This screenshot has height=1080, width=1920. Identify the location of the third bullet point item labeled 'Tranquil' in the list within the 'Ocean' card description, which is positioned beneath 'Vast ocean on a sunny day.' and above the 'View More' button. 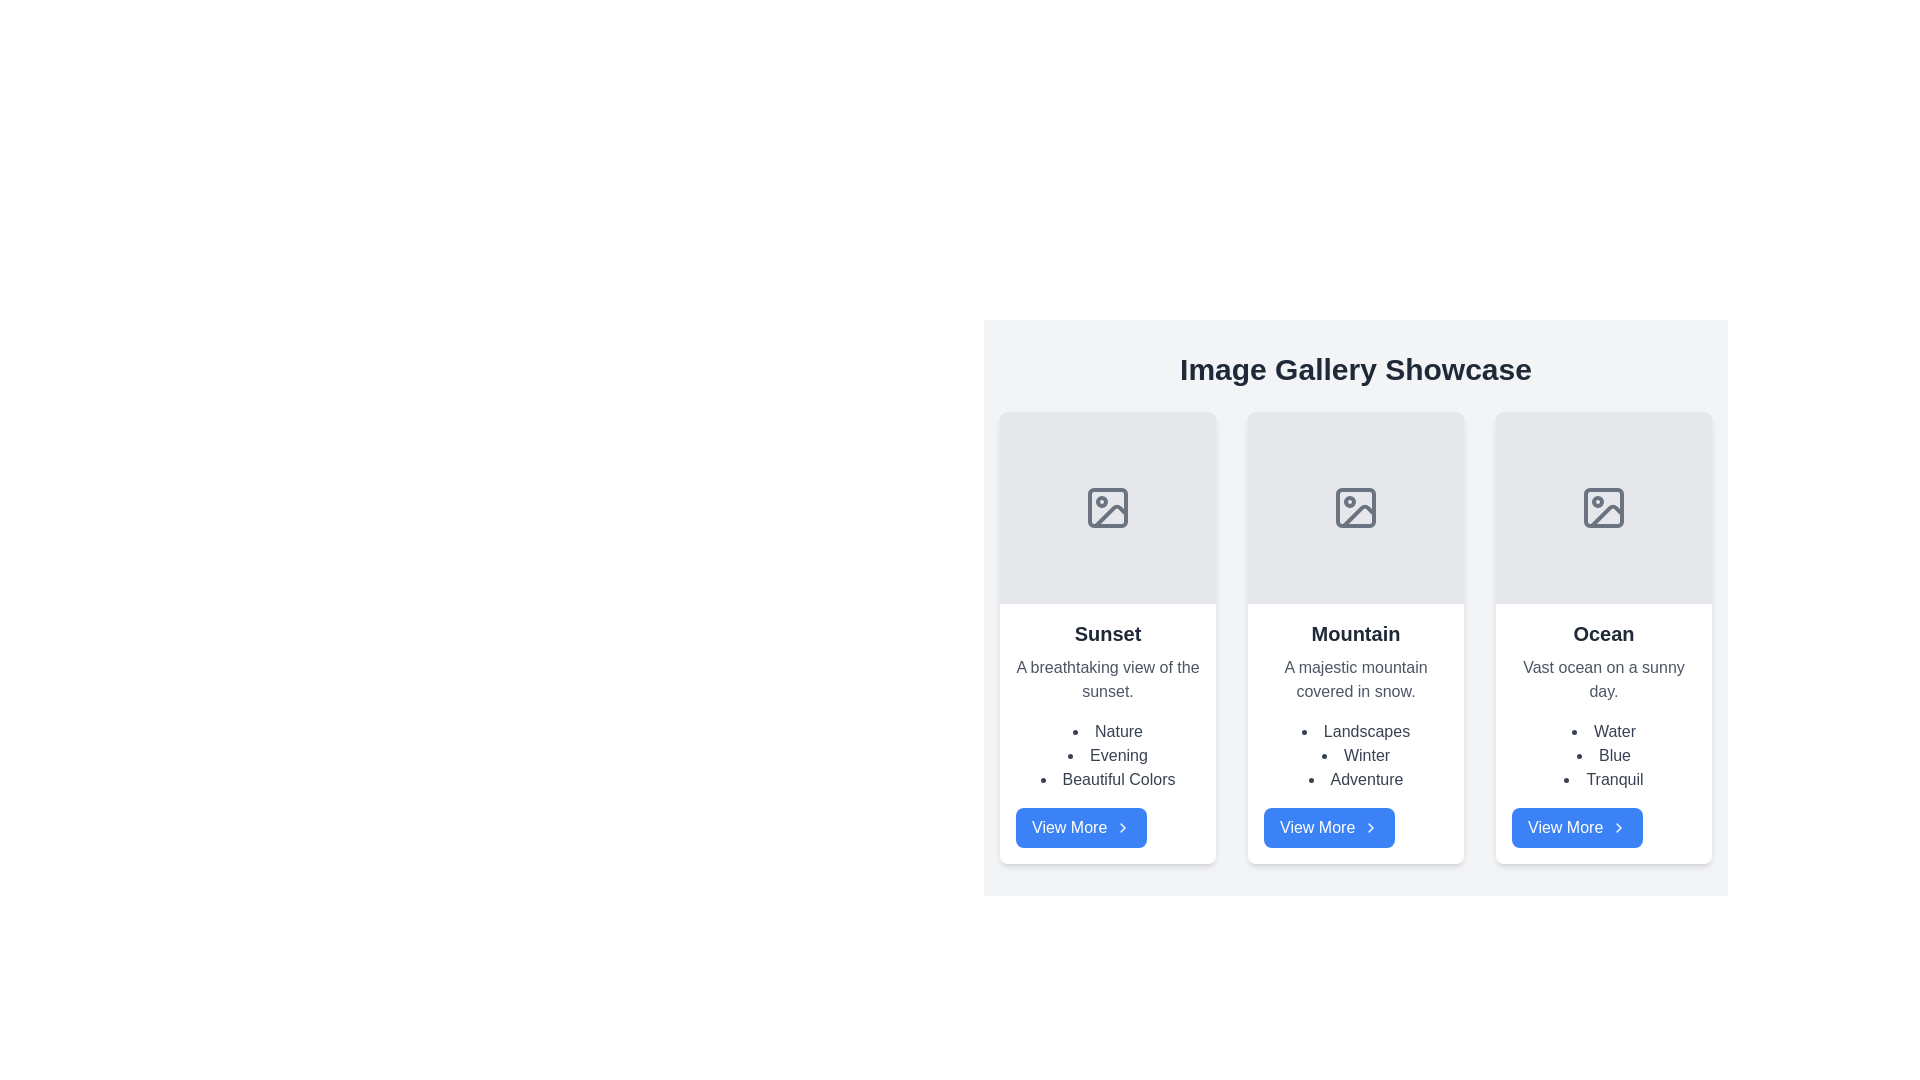
(1603, 778).